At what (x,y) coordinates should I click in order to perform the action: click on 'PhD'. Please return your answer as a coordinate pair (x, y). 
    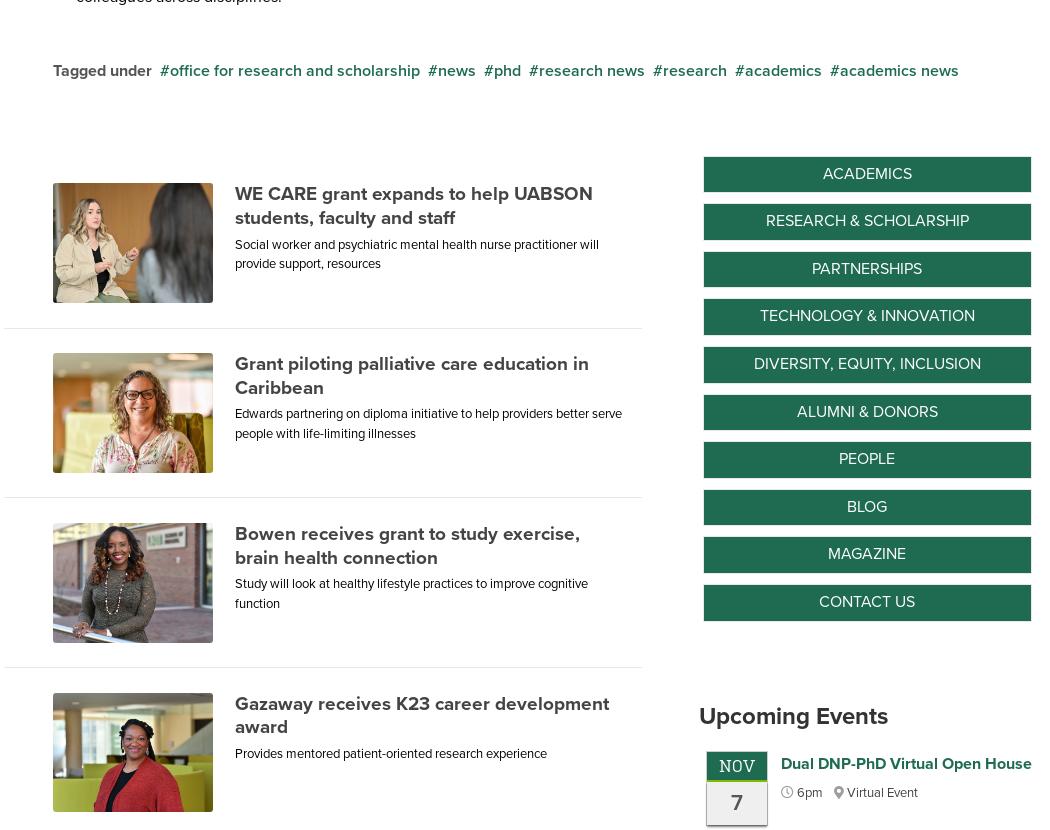
    Looking at the image, I should click on (505, 68).